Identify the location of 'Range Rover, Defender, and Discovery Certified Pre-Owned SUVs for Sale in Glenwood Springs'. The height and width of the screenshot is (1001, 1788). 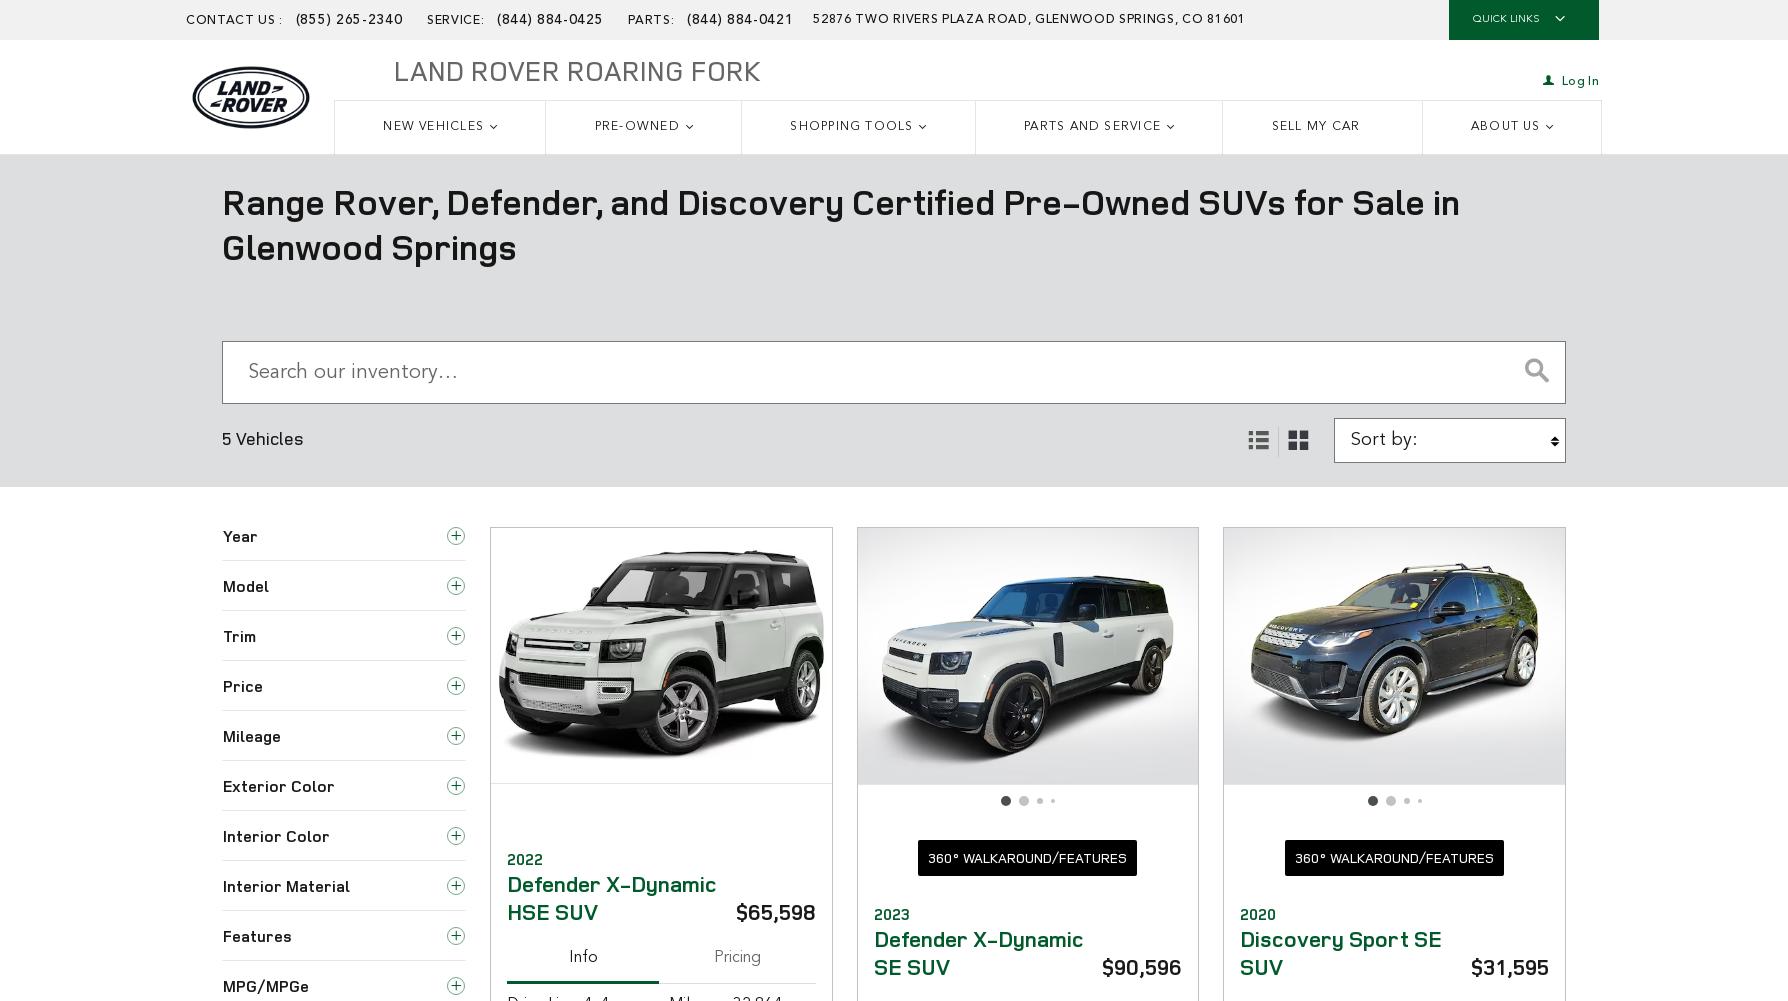
(222, 223).